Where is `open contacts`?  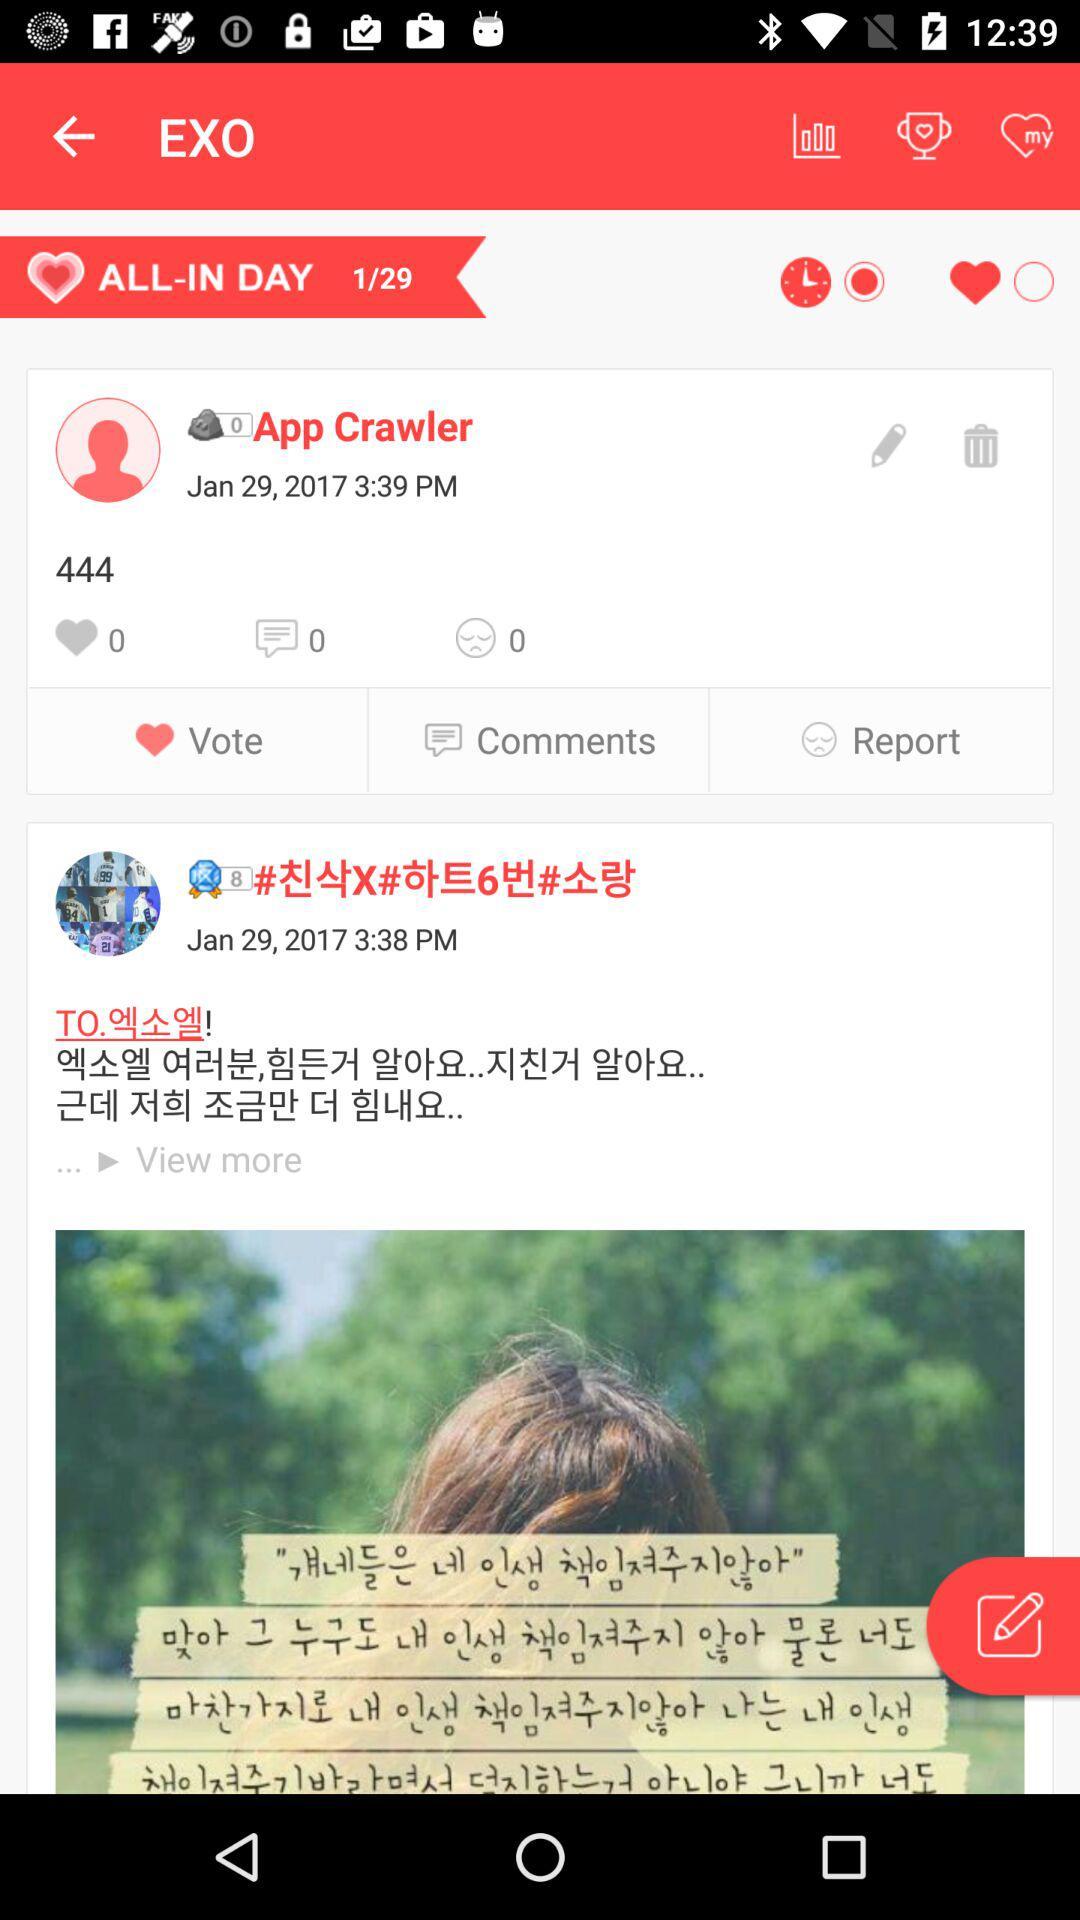 open contacts is located at coordinates (108, 449).